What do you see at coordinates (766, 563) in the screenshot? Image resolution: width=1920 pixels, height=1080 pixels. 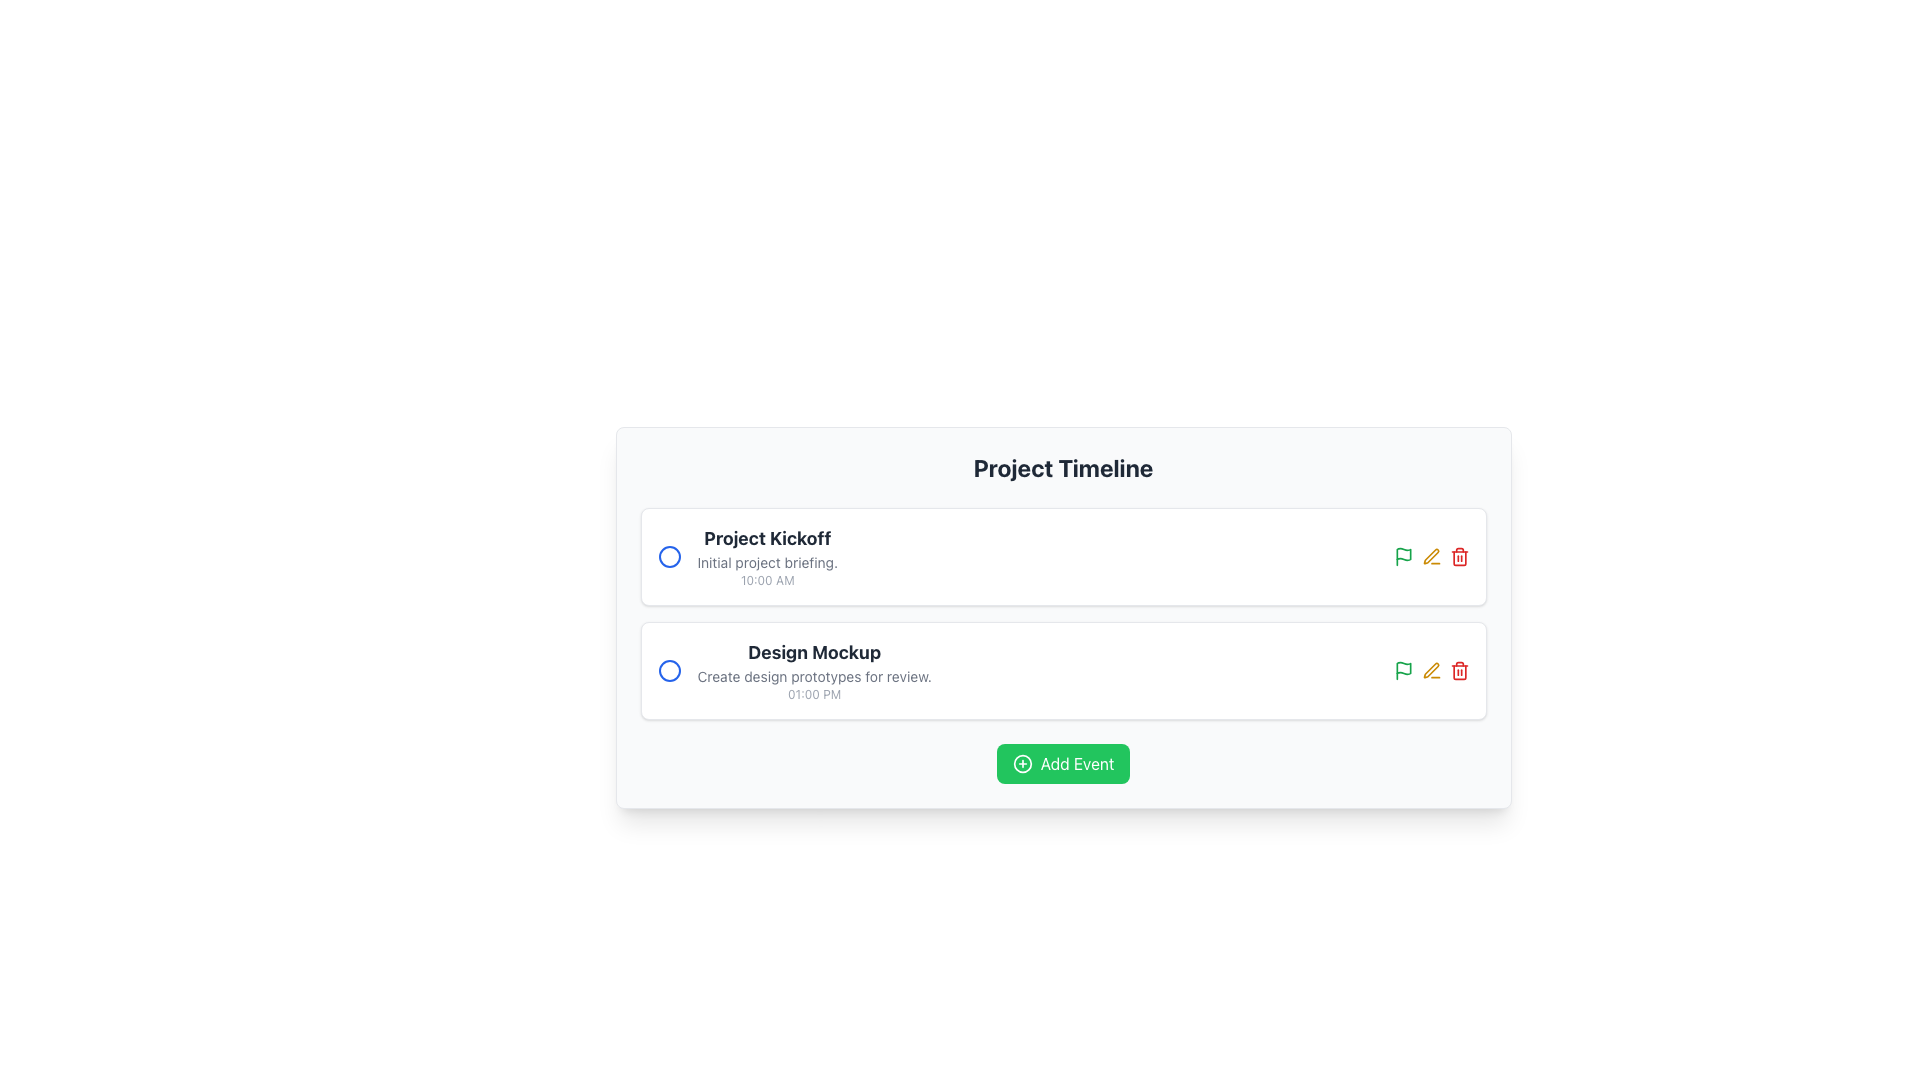 I see `the static text element displaying 'Initial project briefing' located in the 'Project Kickoff' section of the 'Project Timeline'` at bounding box center [766, 563].